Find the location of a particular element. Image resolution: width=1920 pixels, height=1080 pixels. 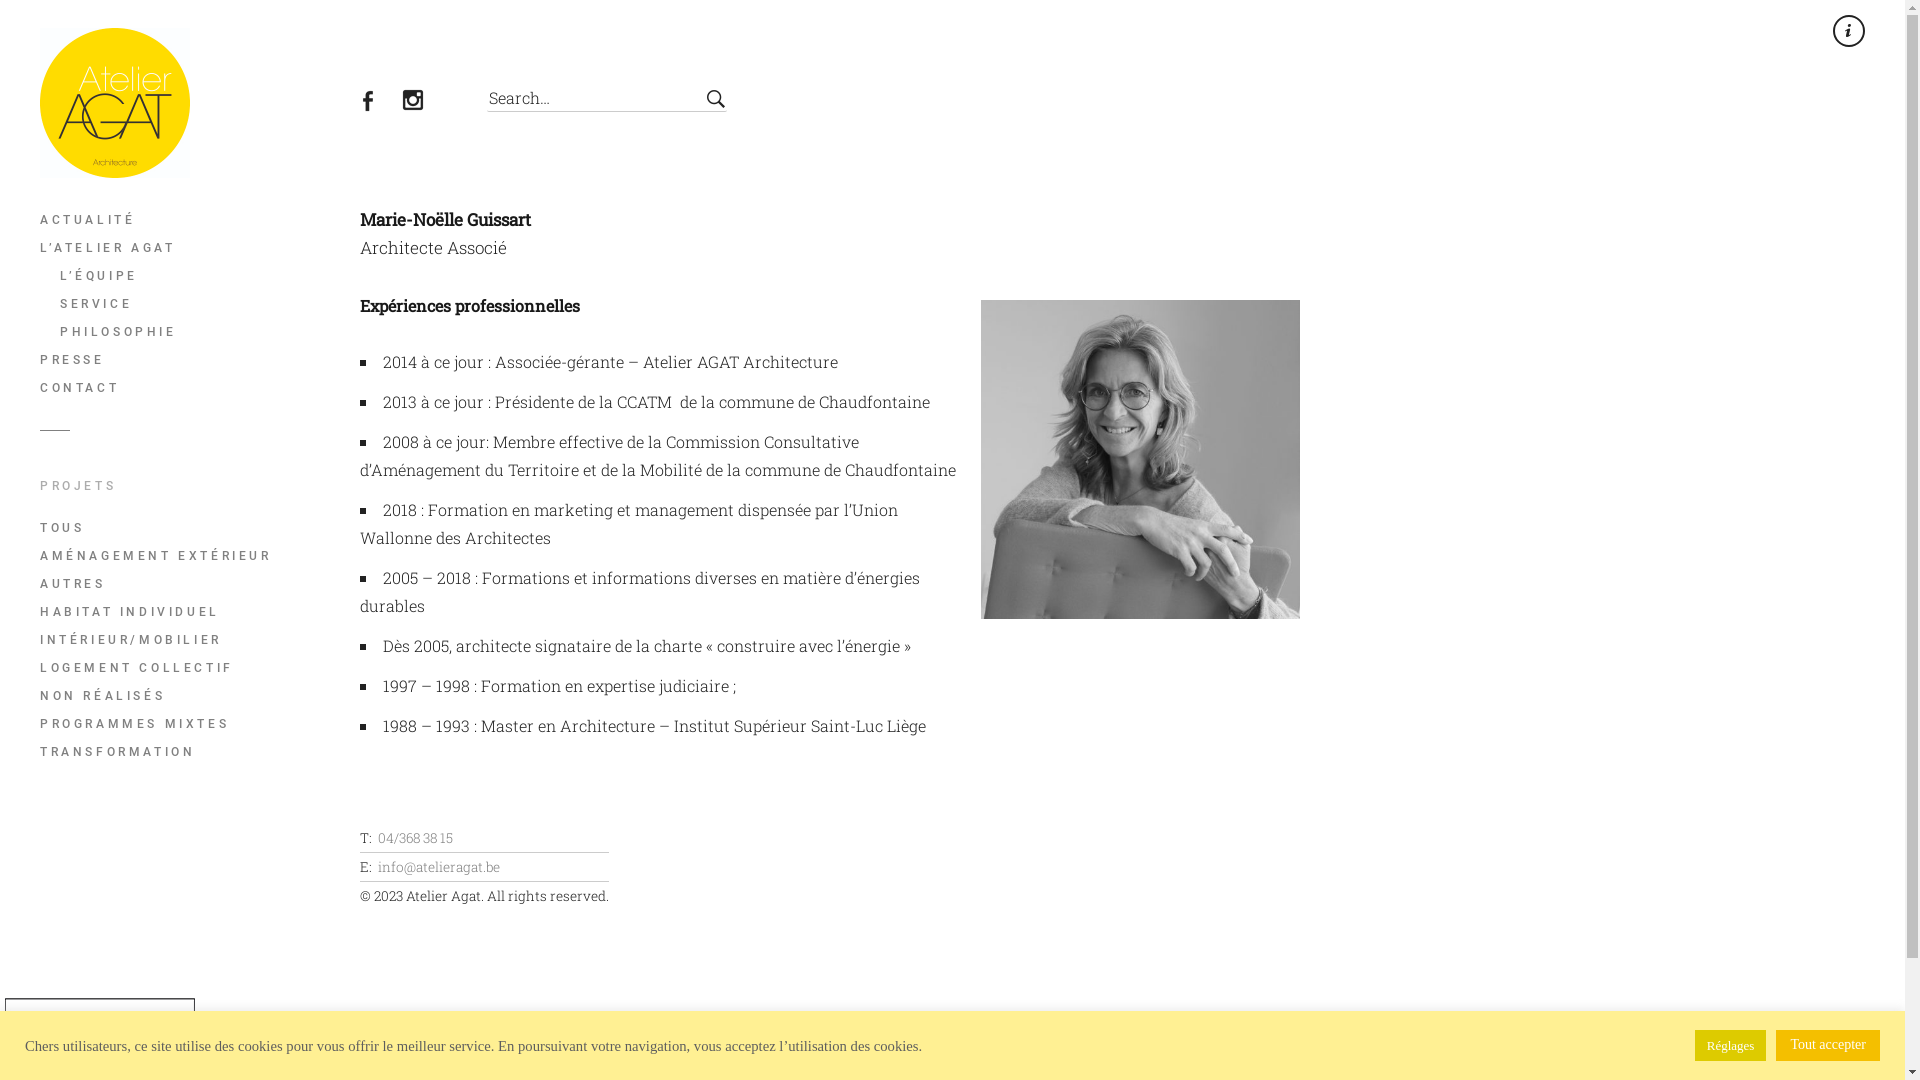

'info@atelieragat.be' is located at coordinates (437, 866).